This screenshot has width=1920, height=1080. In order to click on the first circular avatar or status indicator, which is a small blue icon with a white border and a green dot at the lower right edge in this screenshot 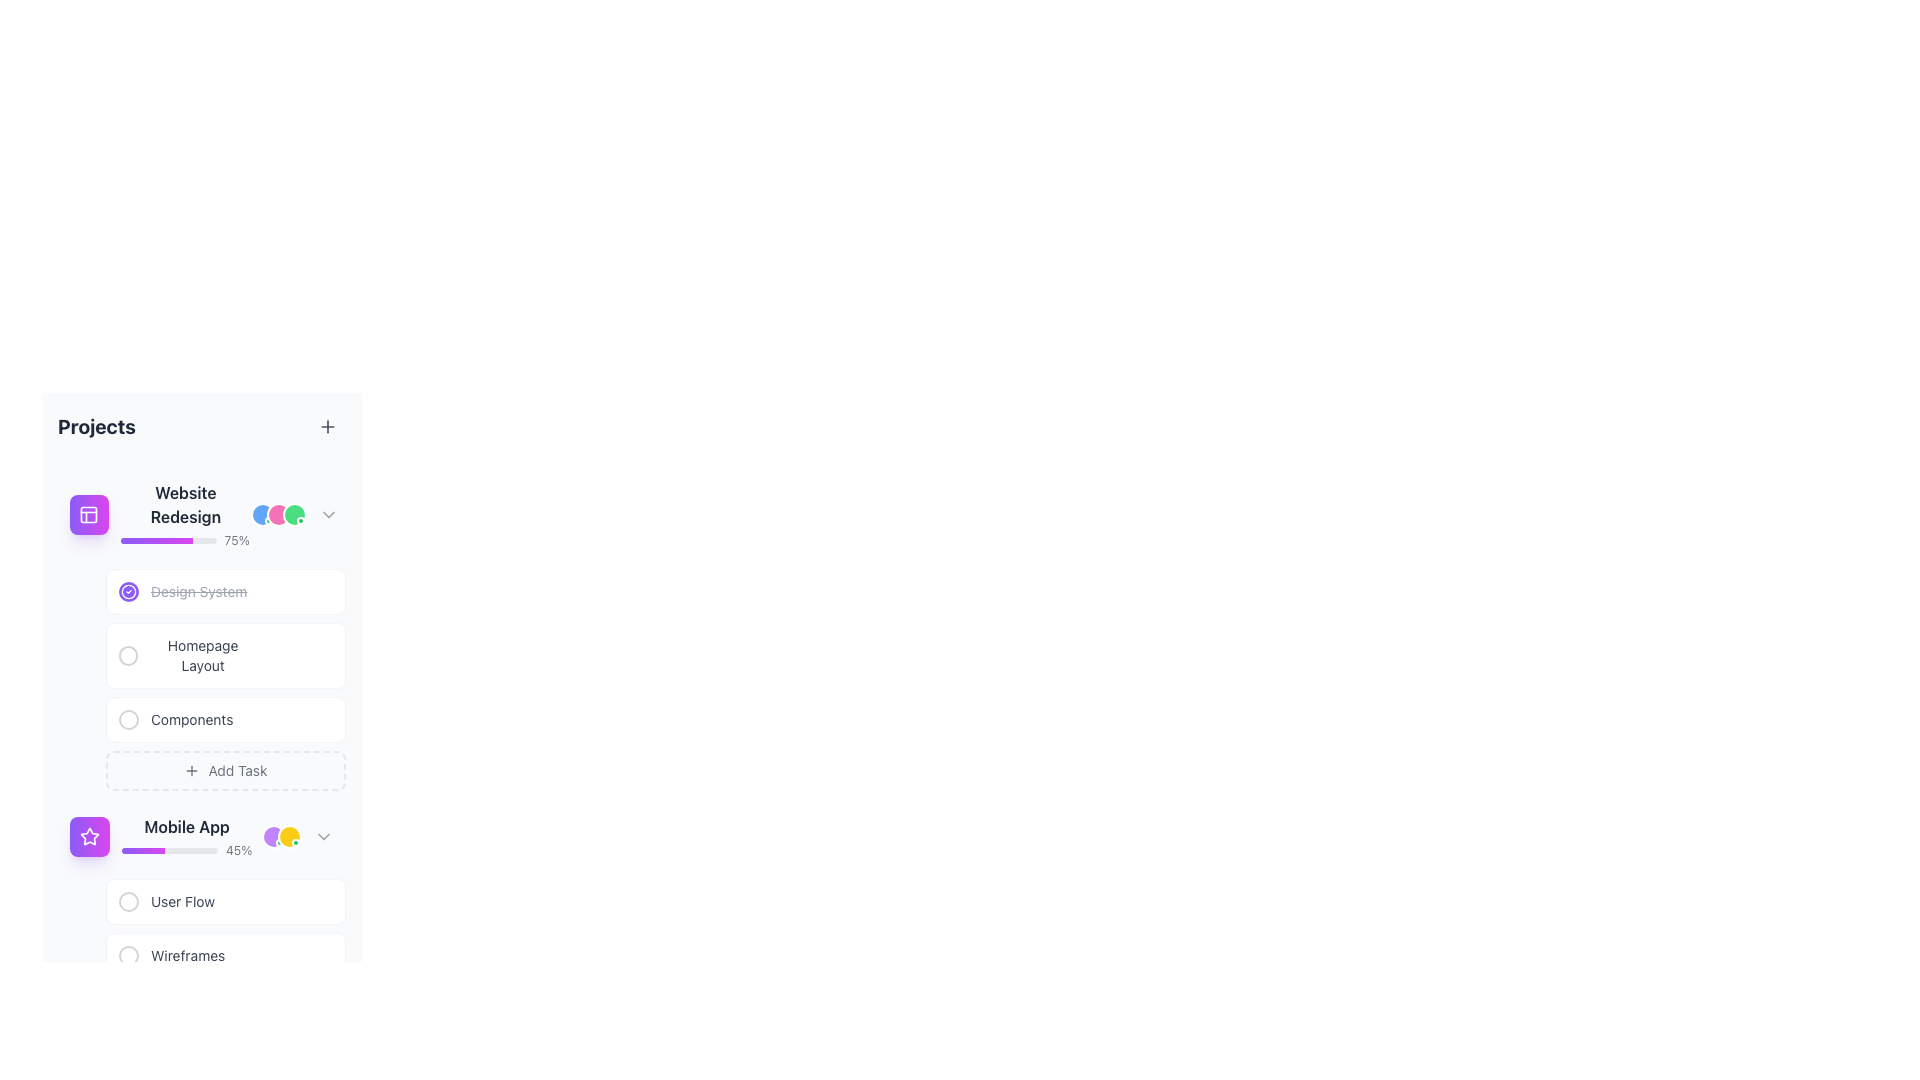, I will do `click(262, 514)`.